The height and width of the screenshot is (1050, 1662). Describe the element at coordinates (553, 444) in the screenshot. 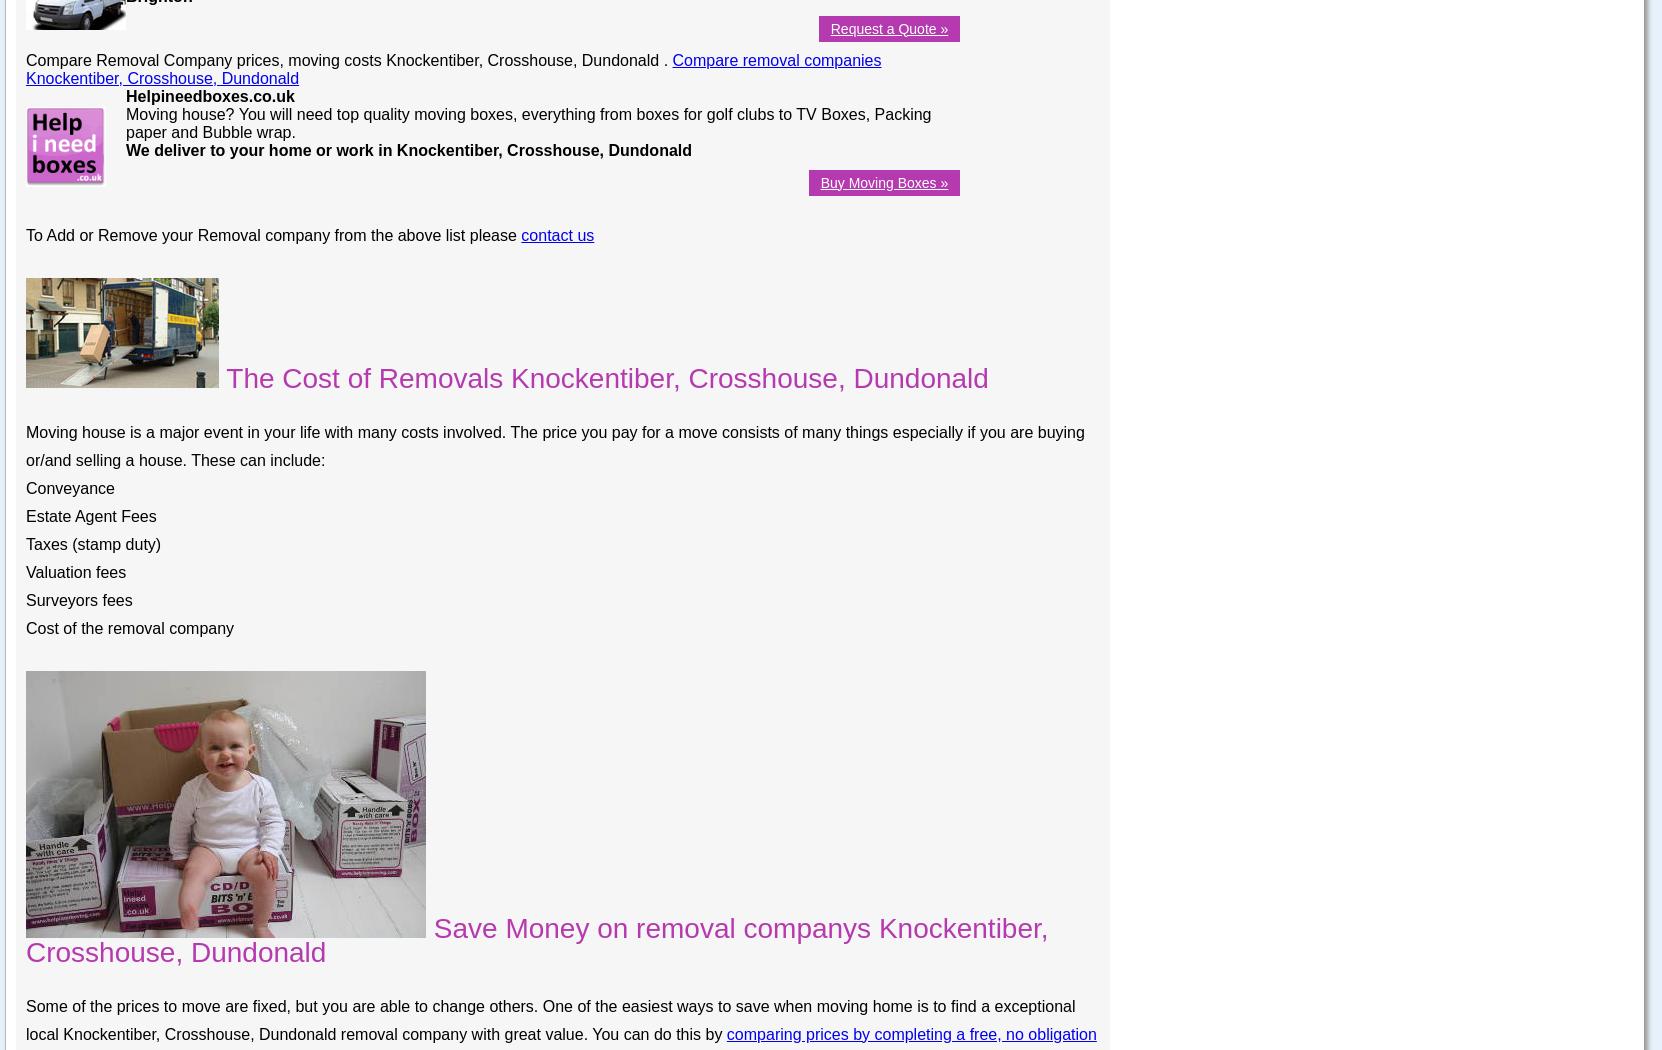

I see `'Moving house is a major event in your life with many costs involved. The price you pay for a move consists of many things especially if you are buying or/and selling a house. These can include:'` at that location.